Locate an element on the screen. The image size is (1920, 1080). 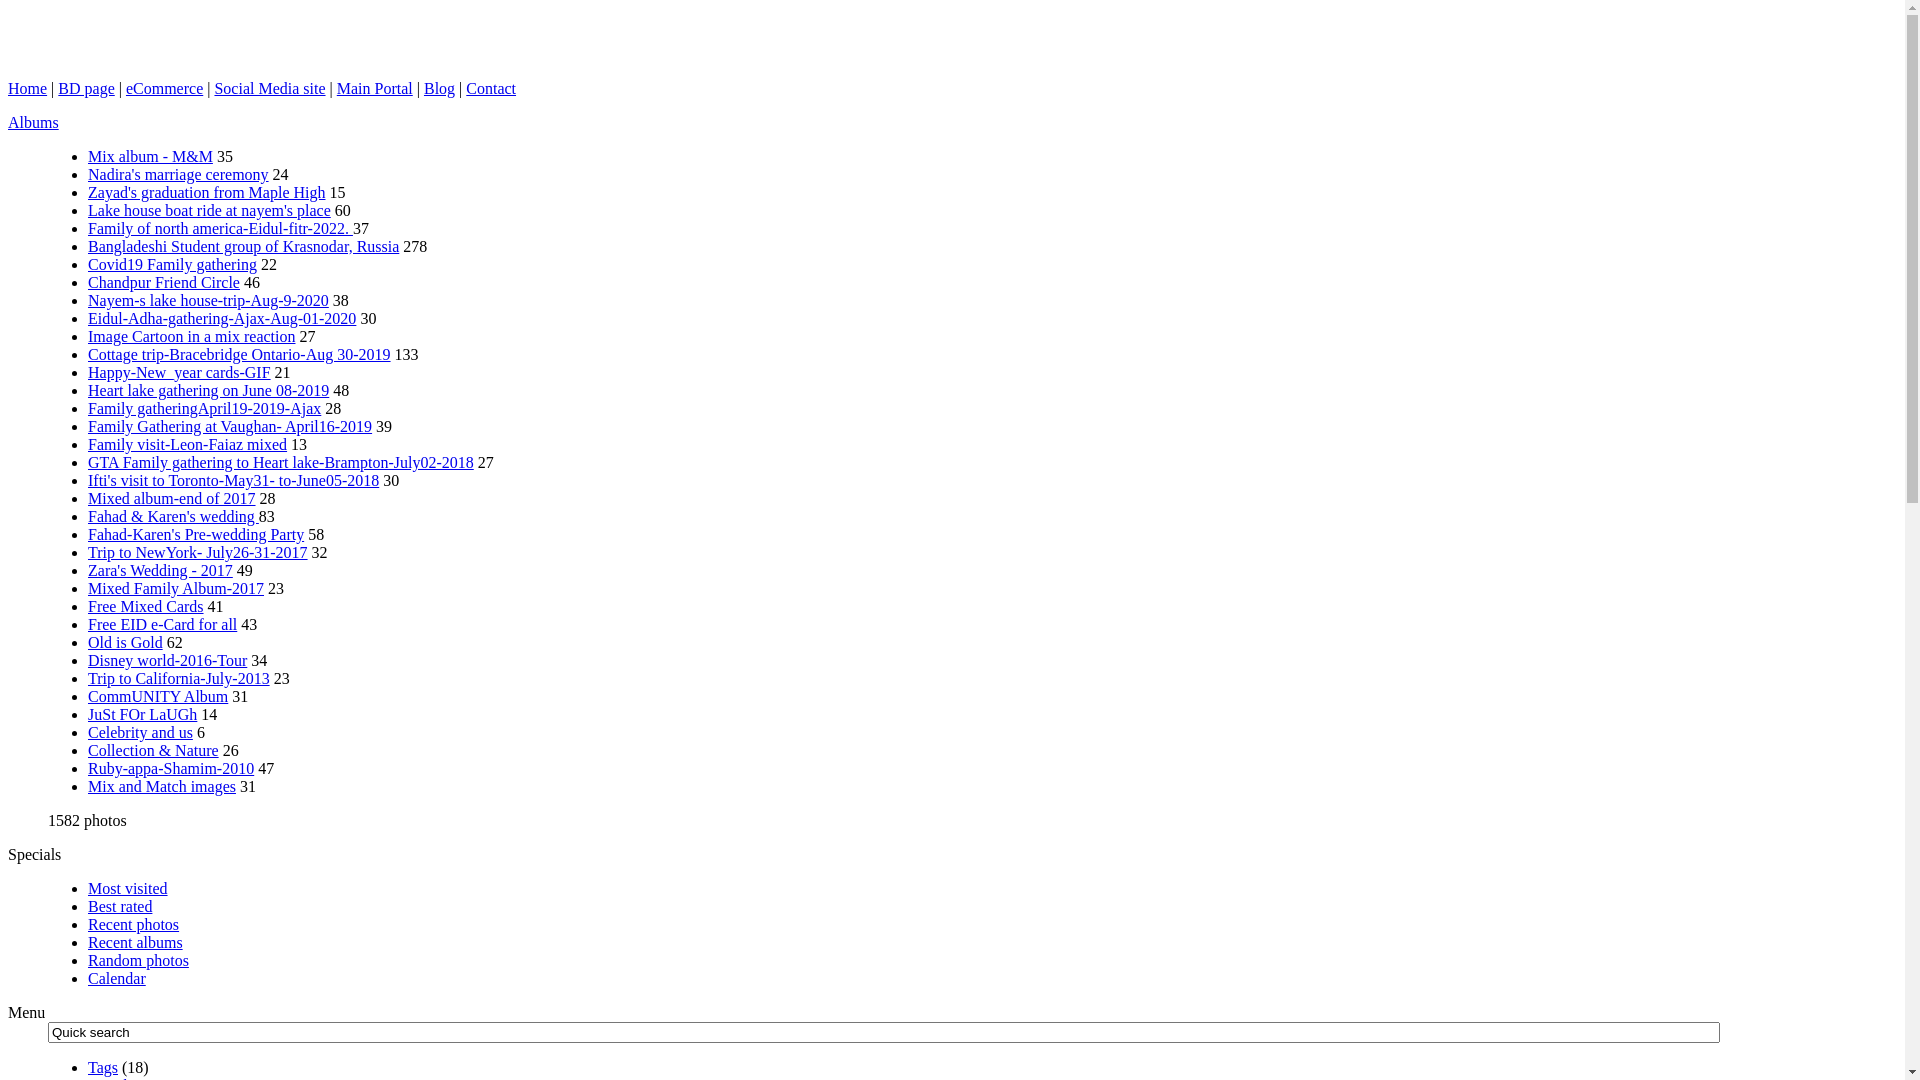
'Ruby-appa-Shamim-2010' is located at coordinates (171, 767).